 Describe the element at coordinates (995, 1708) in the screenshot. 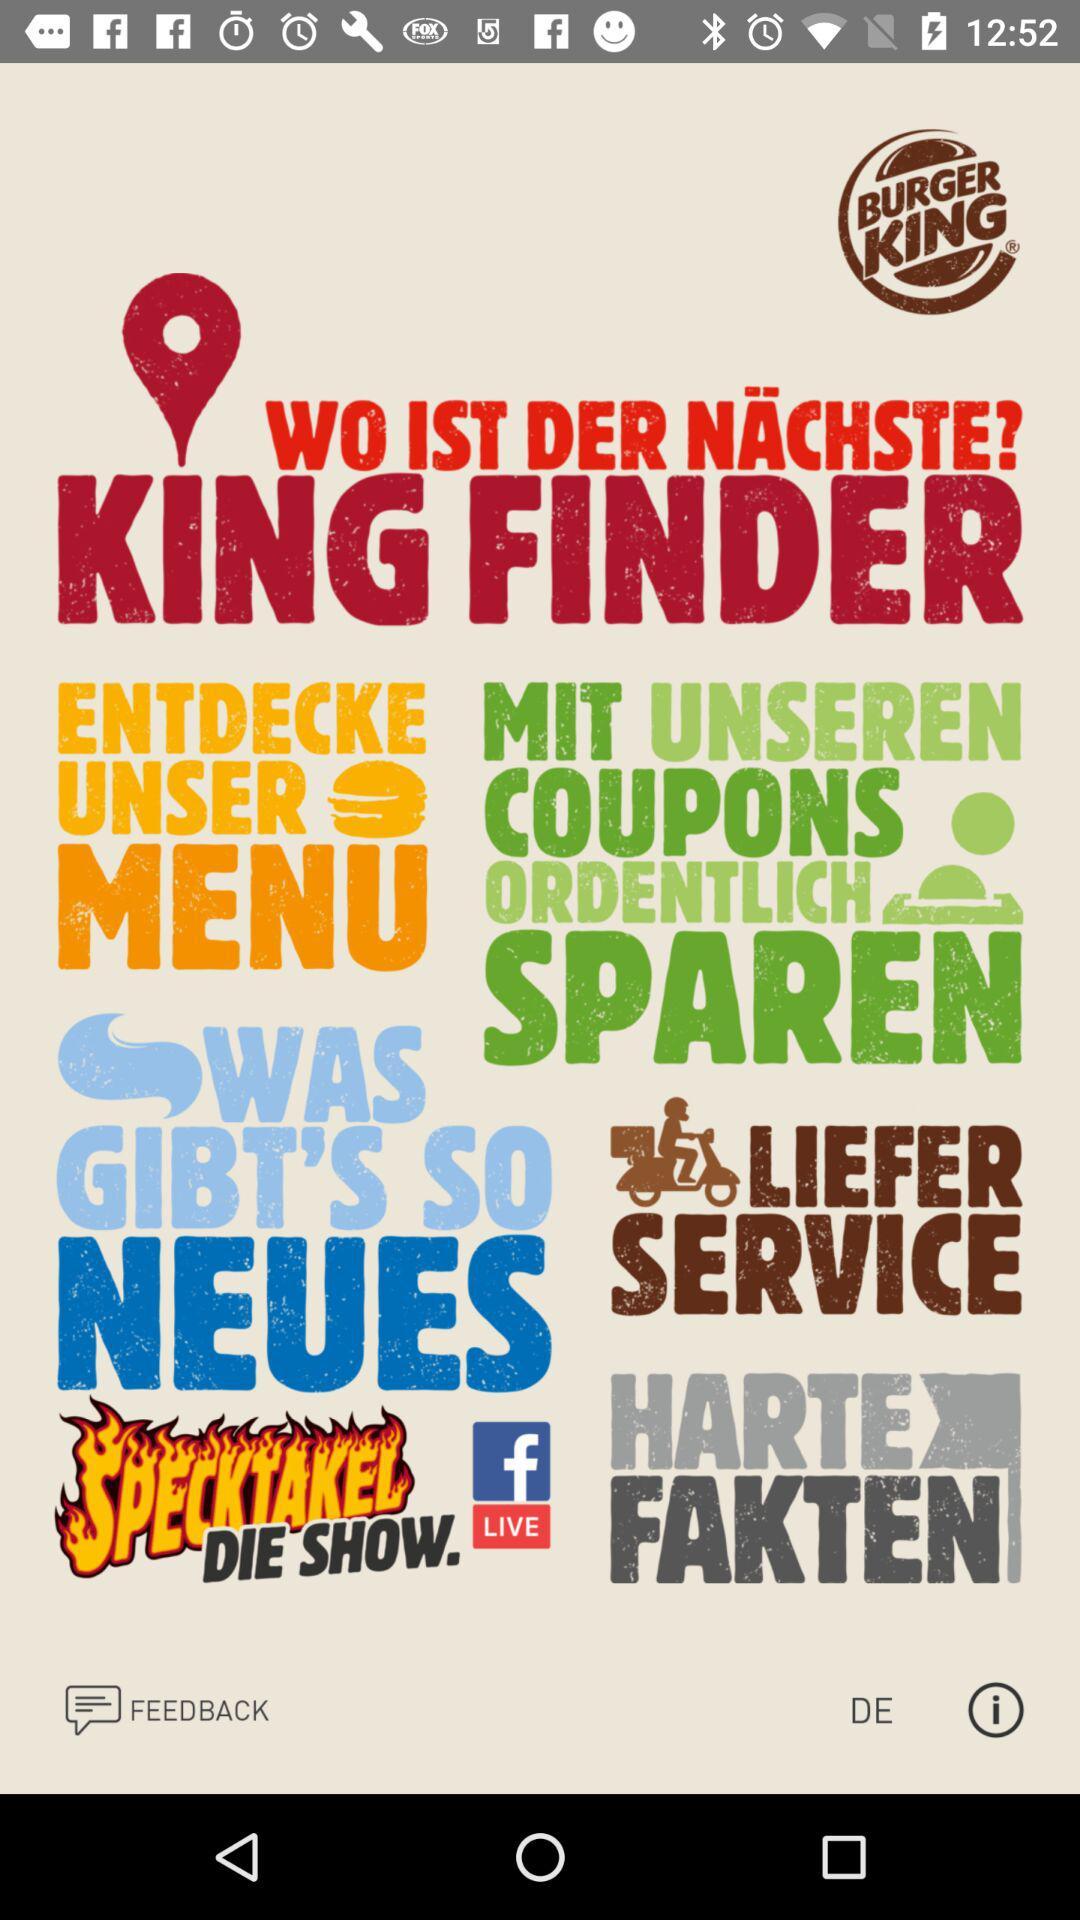

I see `open more information` at that location.